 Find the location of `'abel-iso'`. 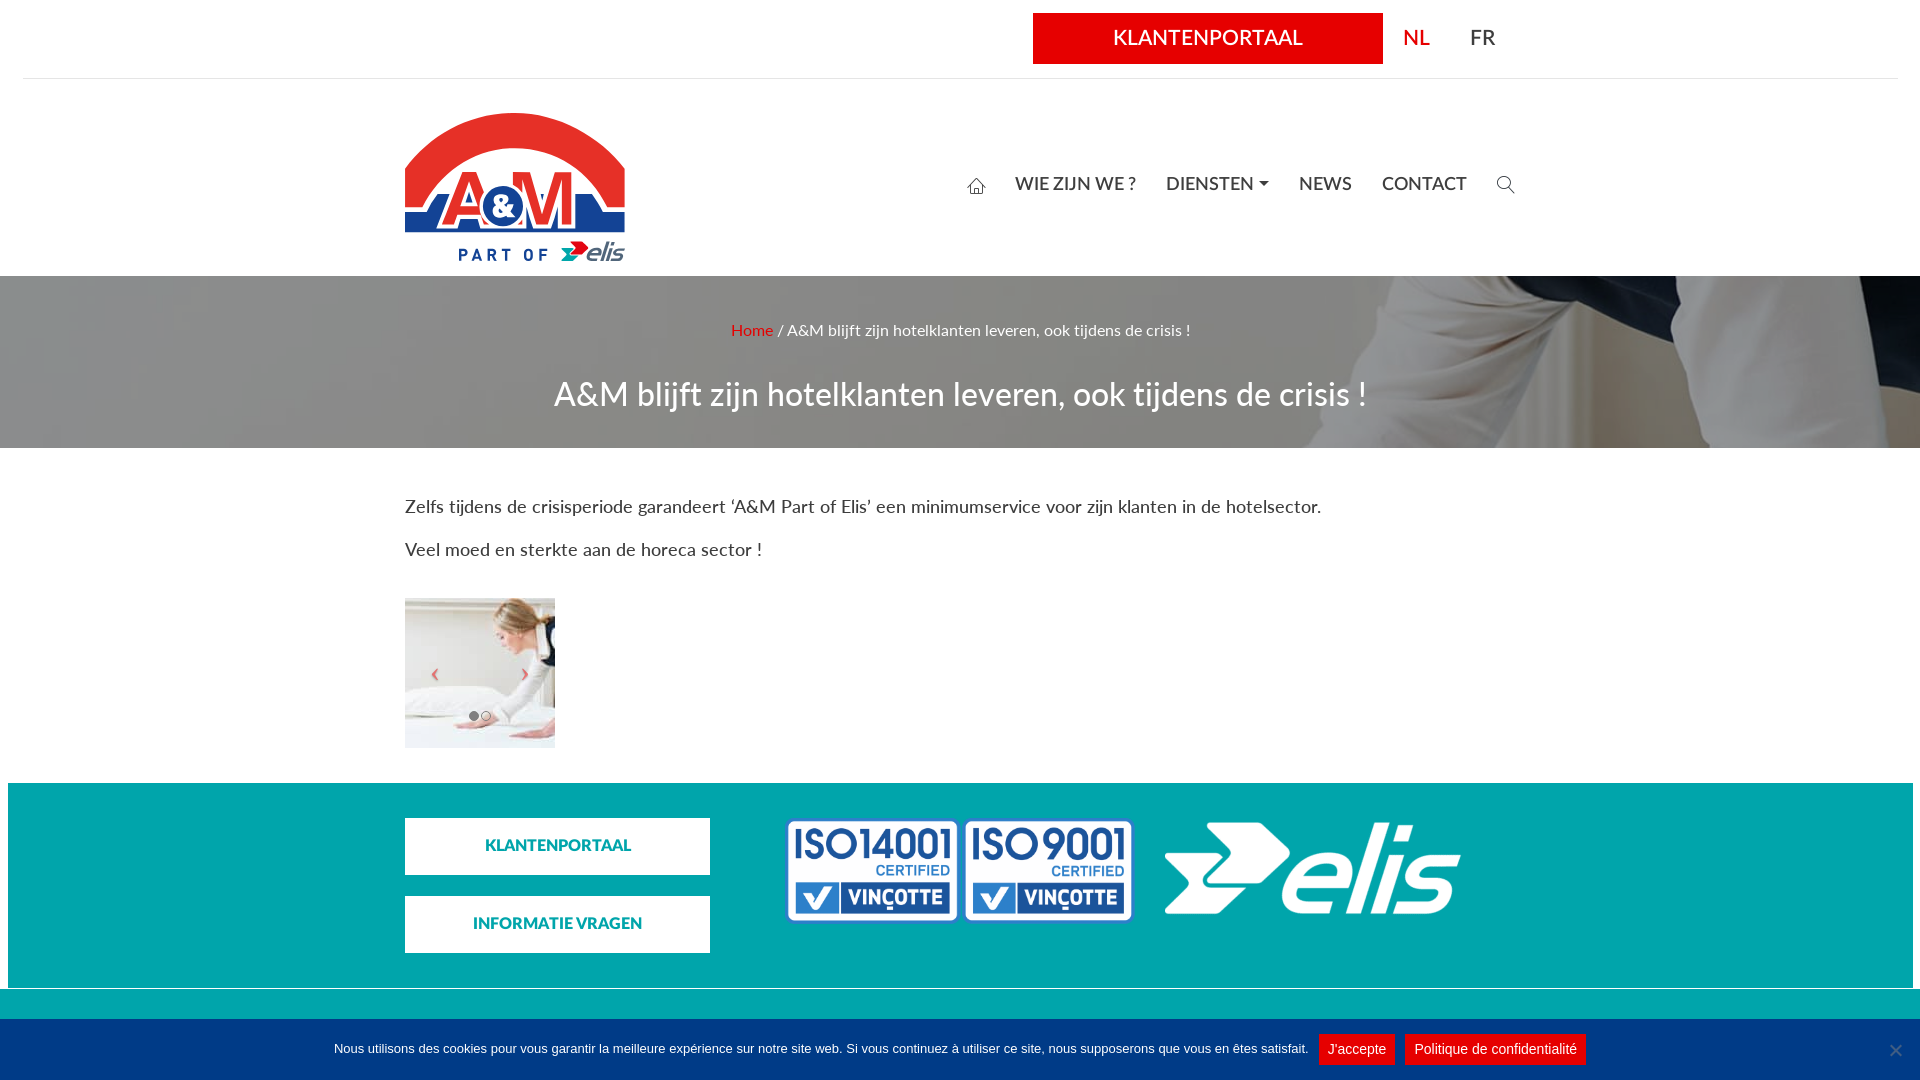

'abel-iso' is located at coordinates (960, 870).